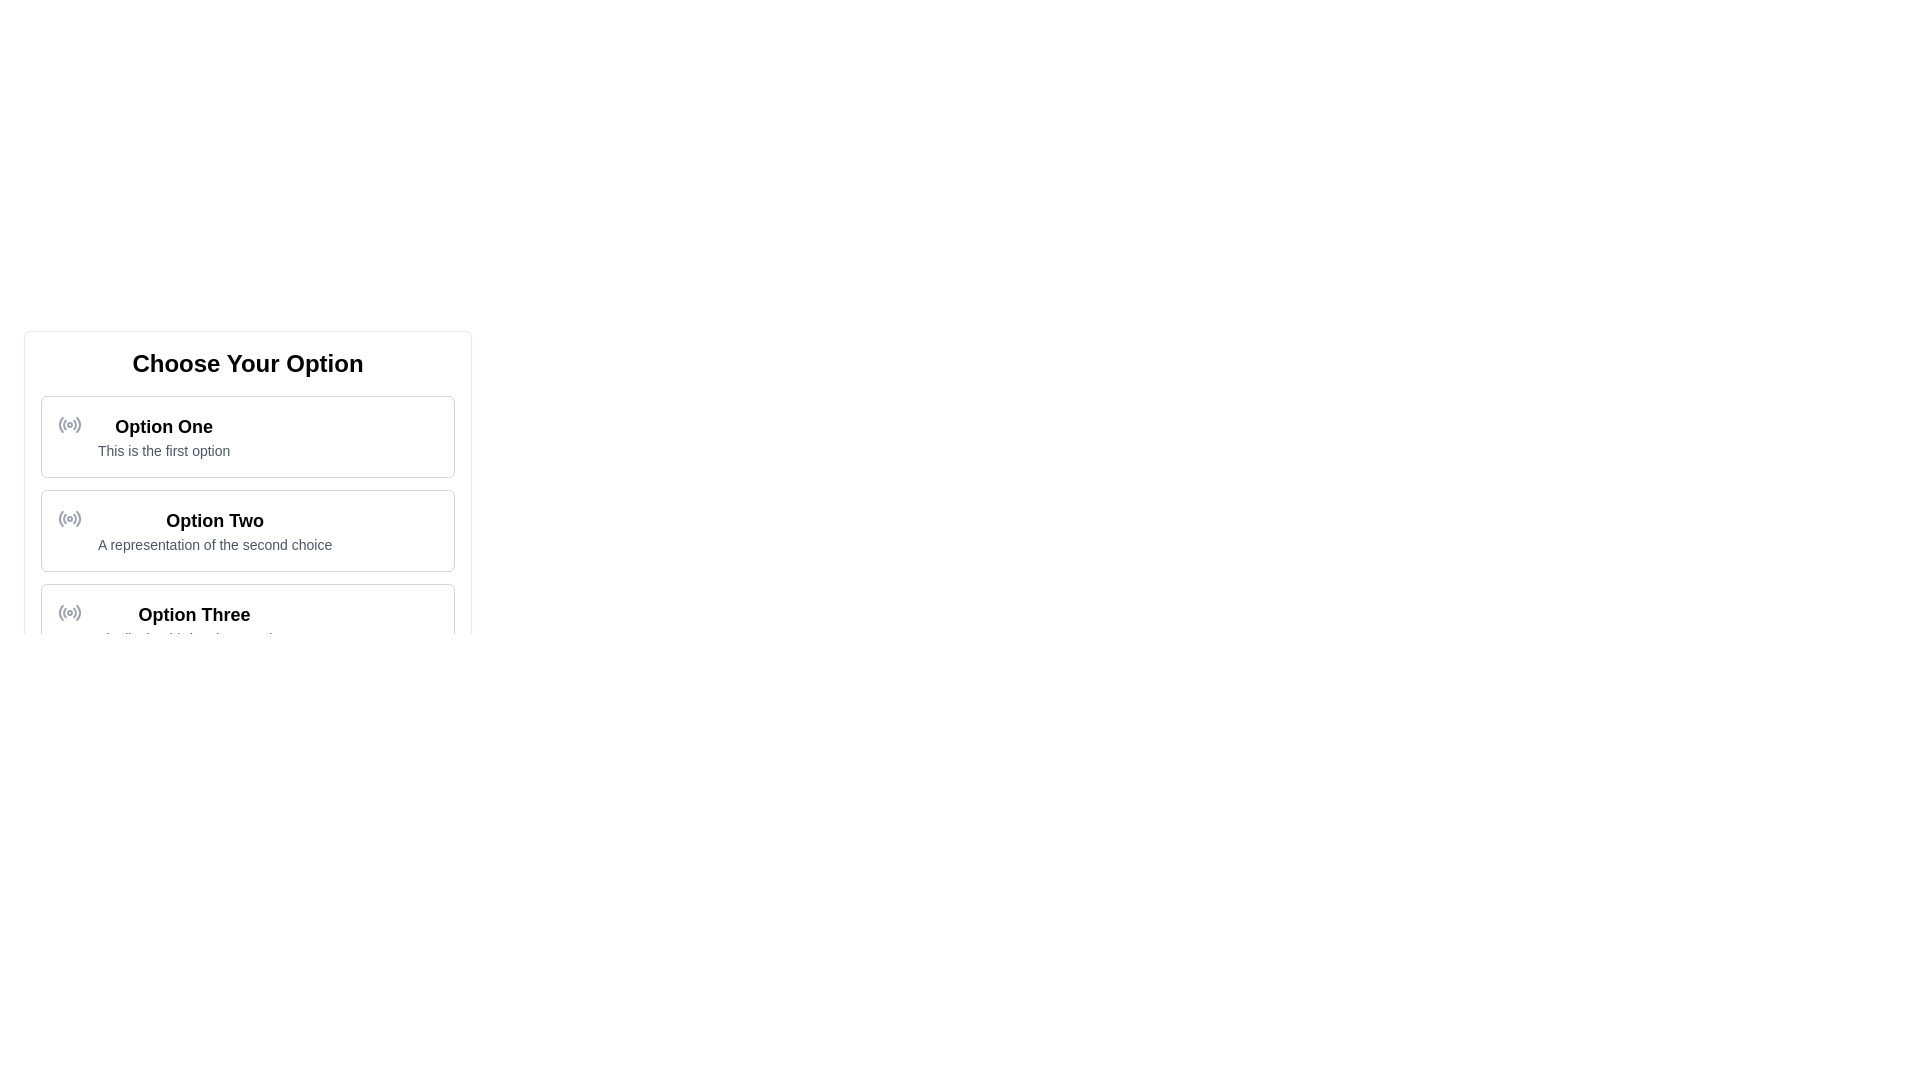 This screenshot has height=1080, width=1920. Describe the element at coordinates (70, 612) in the screenshot. I see `the radio button for 'Option Three', which is located on the left side of the associated text block in the 'Choose Your Option' list` at that location.